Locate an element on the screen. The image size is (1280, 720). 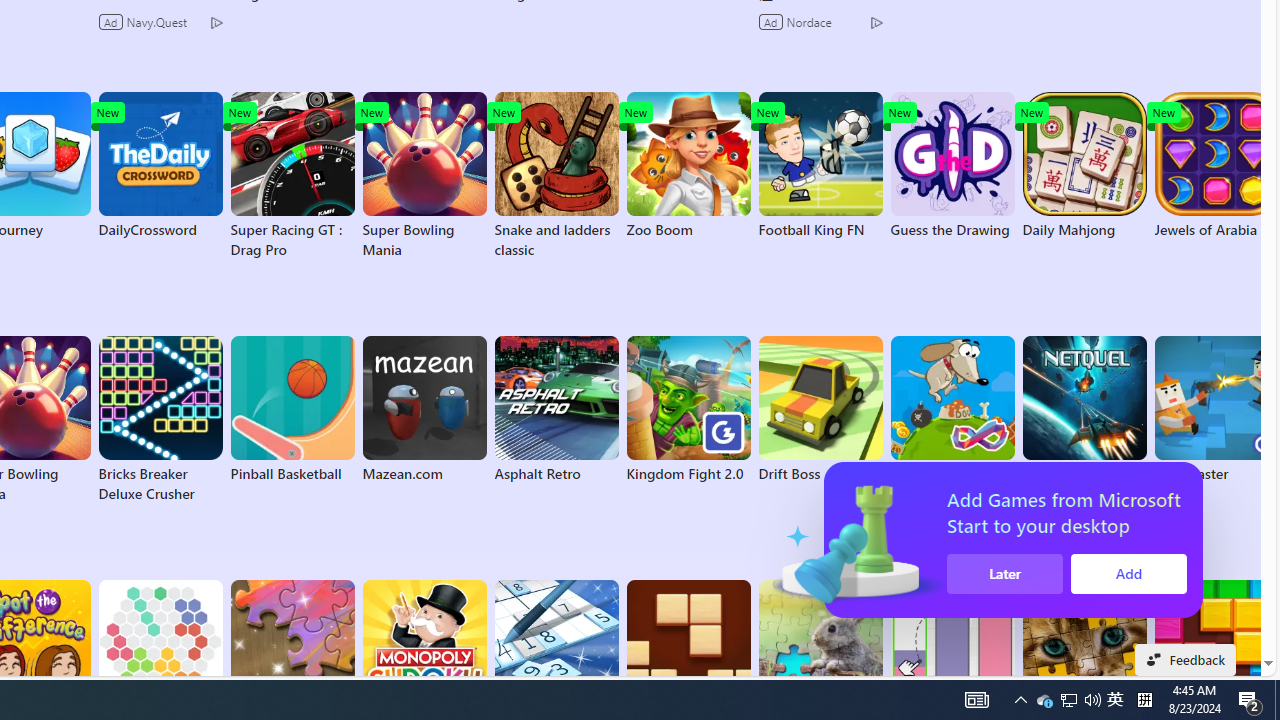
'DailyCrossword' is located at coordinates (160, 164).